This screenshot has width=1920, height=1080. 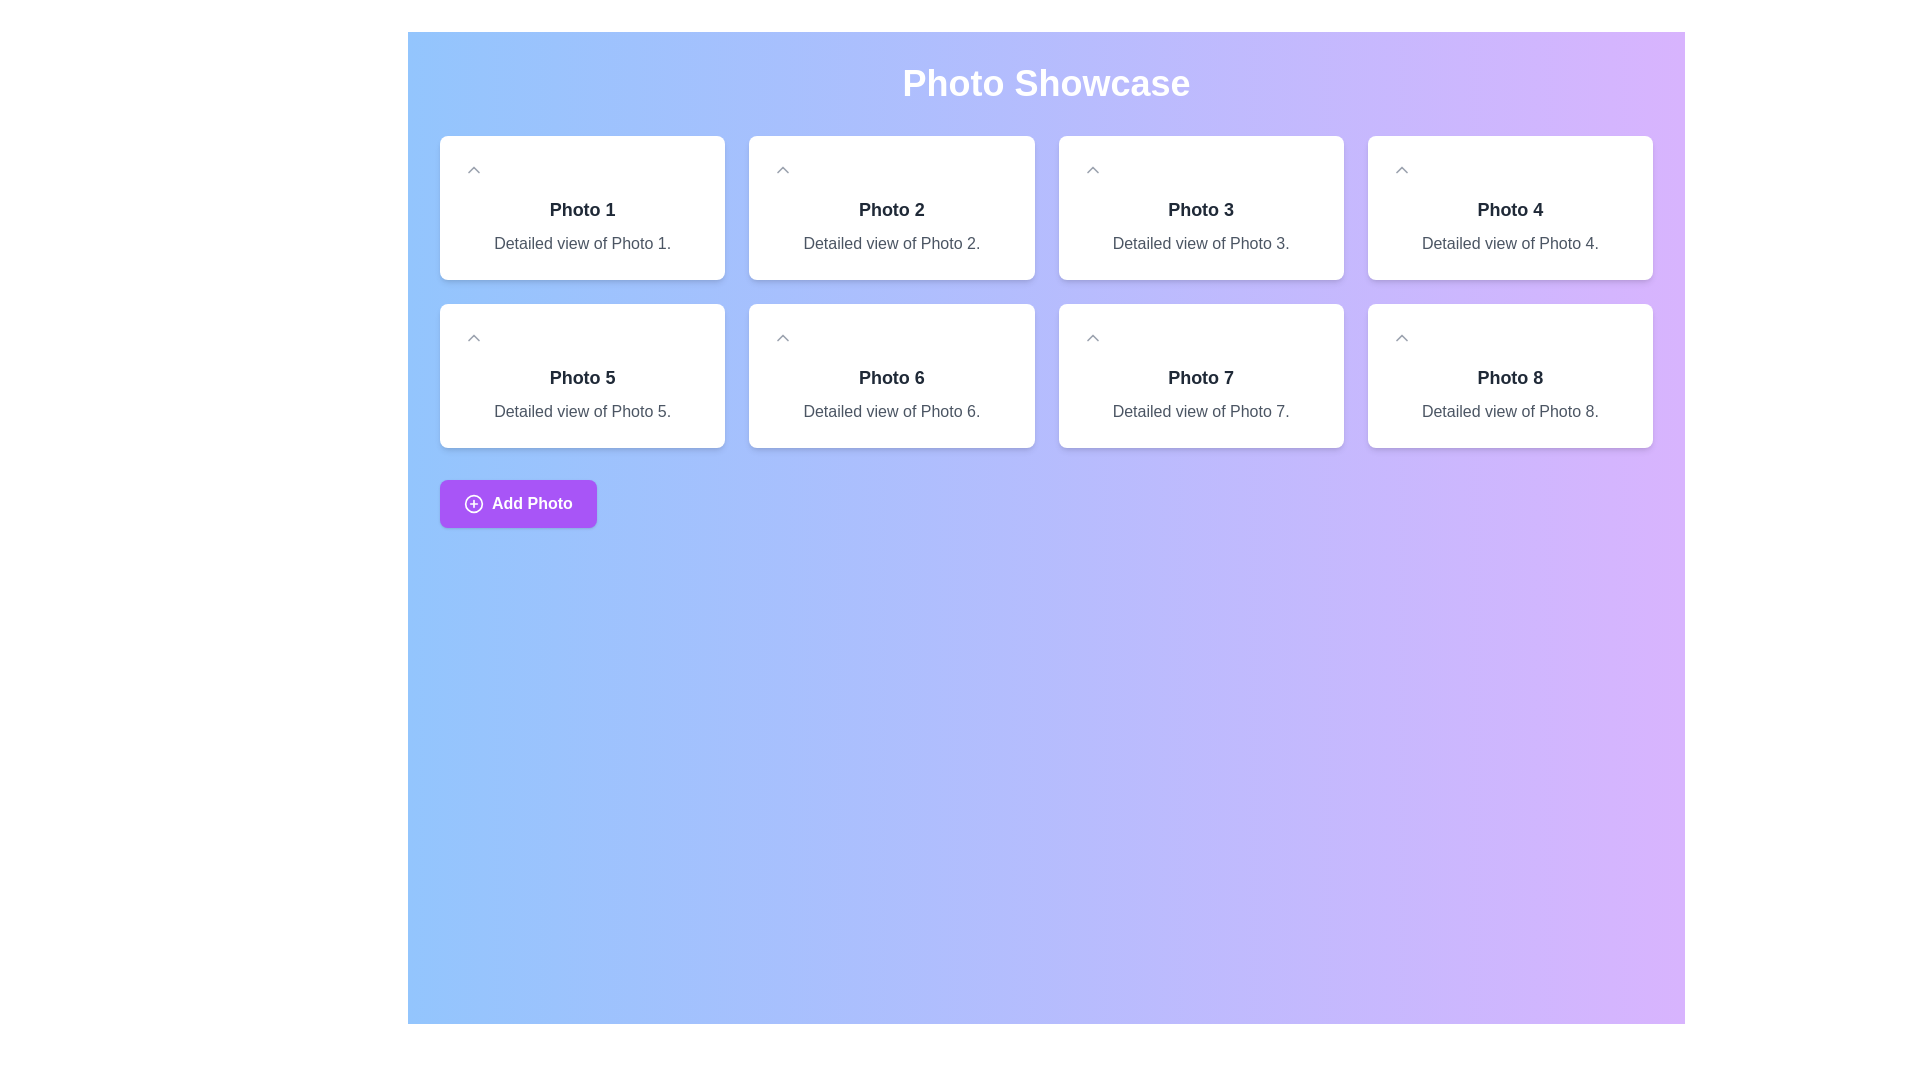 I want to click on the text label reading 'Detailed view of Photo 7.' located beneath the title 'Photo 7' in the photo card interface, so click(x=1200, y=411).